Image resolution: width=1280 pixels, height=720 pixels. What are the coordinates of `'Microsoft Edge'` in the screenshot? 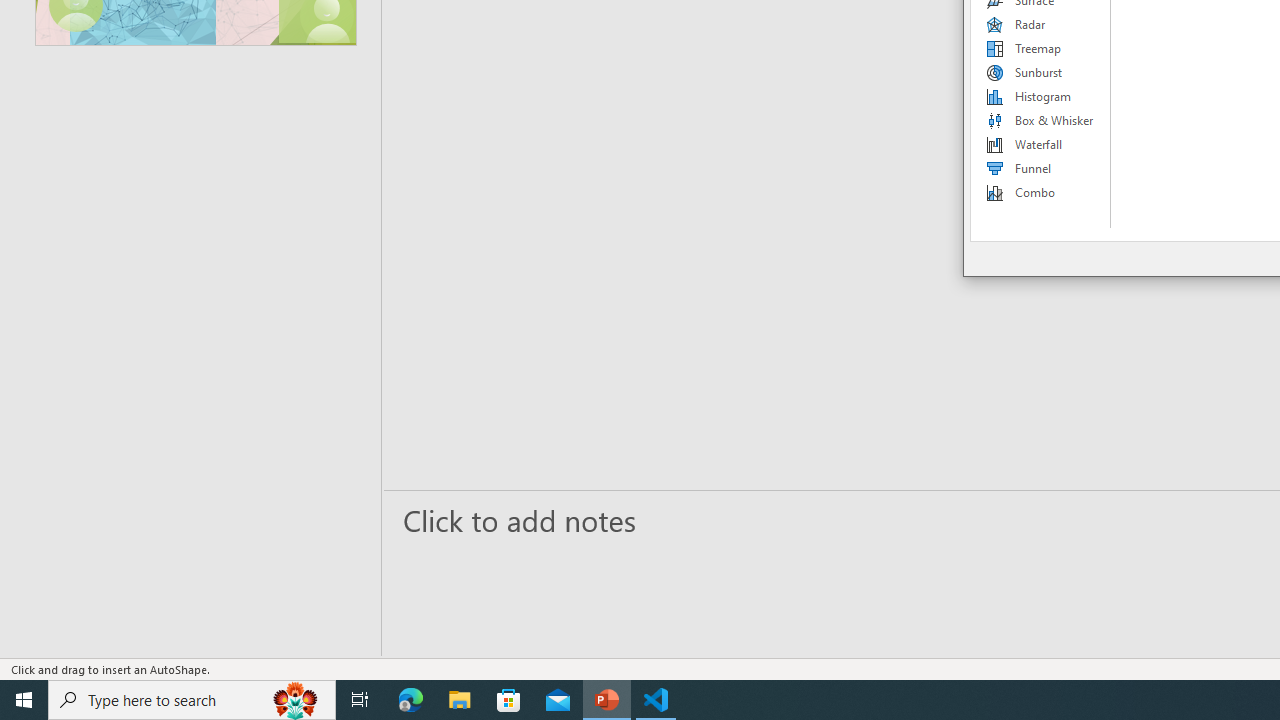 It's located at (410, 698).